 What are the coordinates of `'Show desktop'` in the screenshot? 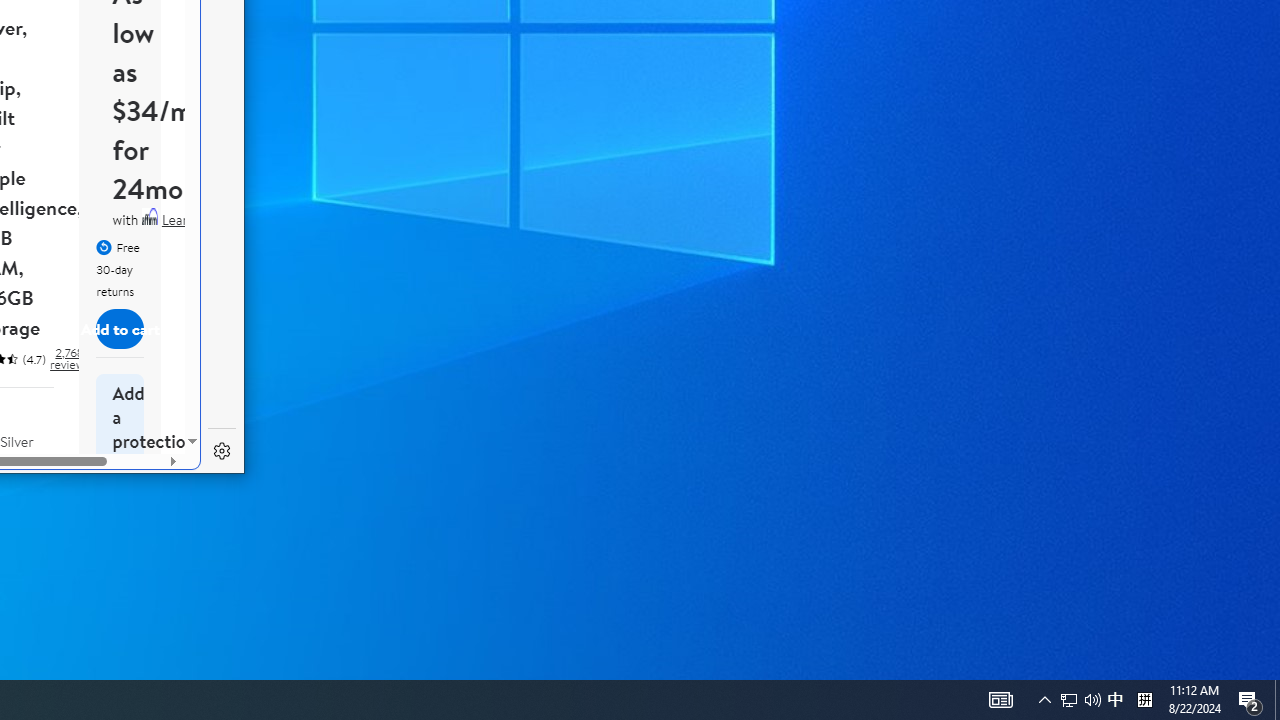 It's located at (1276, 698).